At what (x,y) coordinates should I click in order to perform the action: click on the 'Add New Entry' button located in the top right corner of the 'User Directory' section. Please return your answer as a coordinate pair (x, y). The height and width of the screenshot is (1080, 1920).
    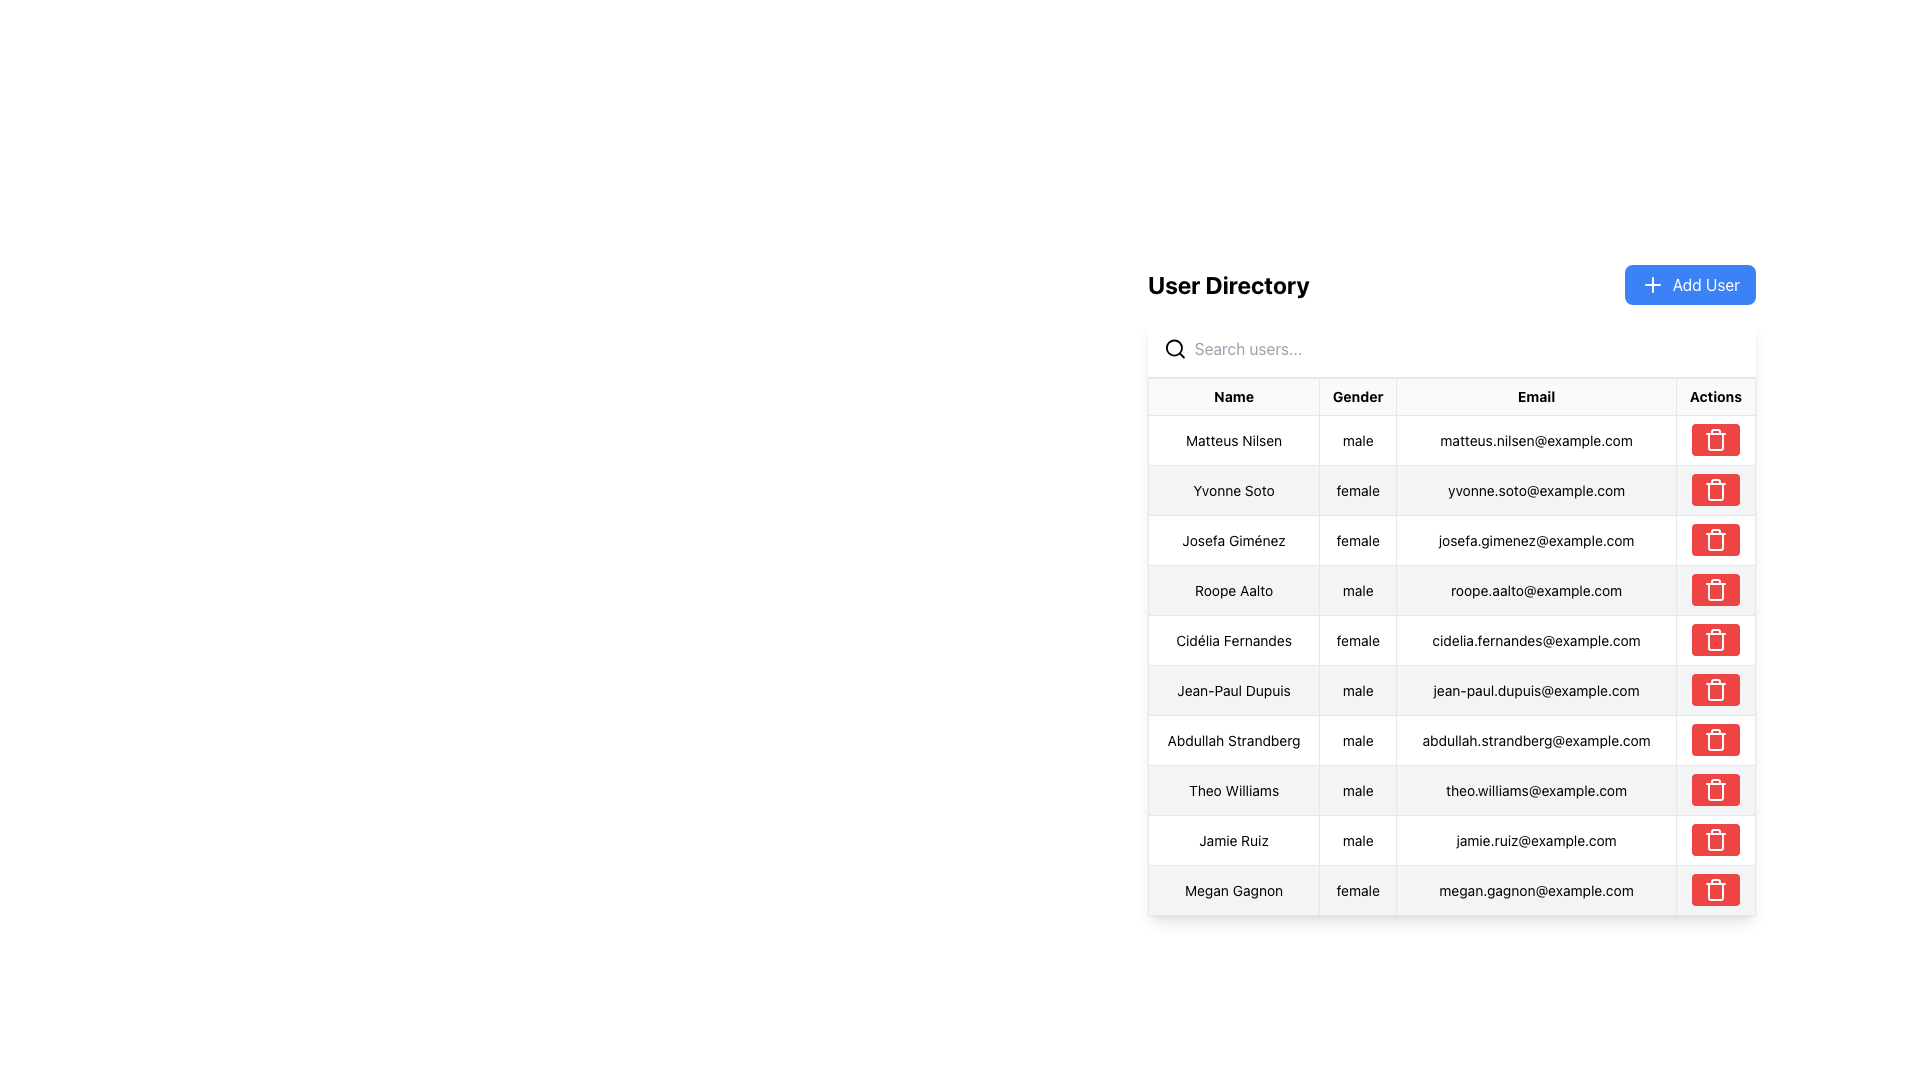
    Looking at the image, I should click on (1689, 285).